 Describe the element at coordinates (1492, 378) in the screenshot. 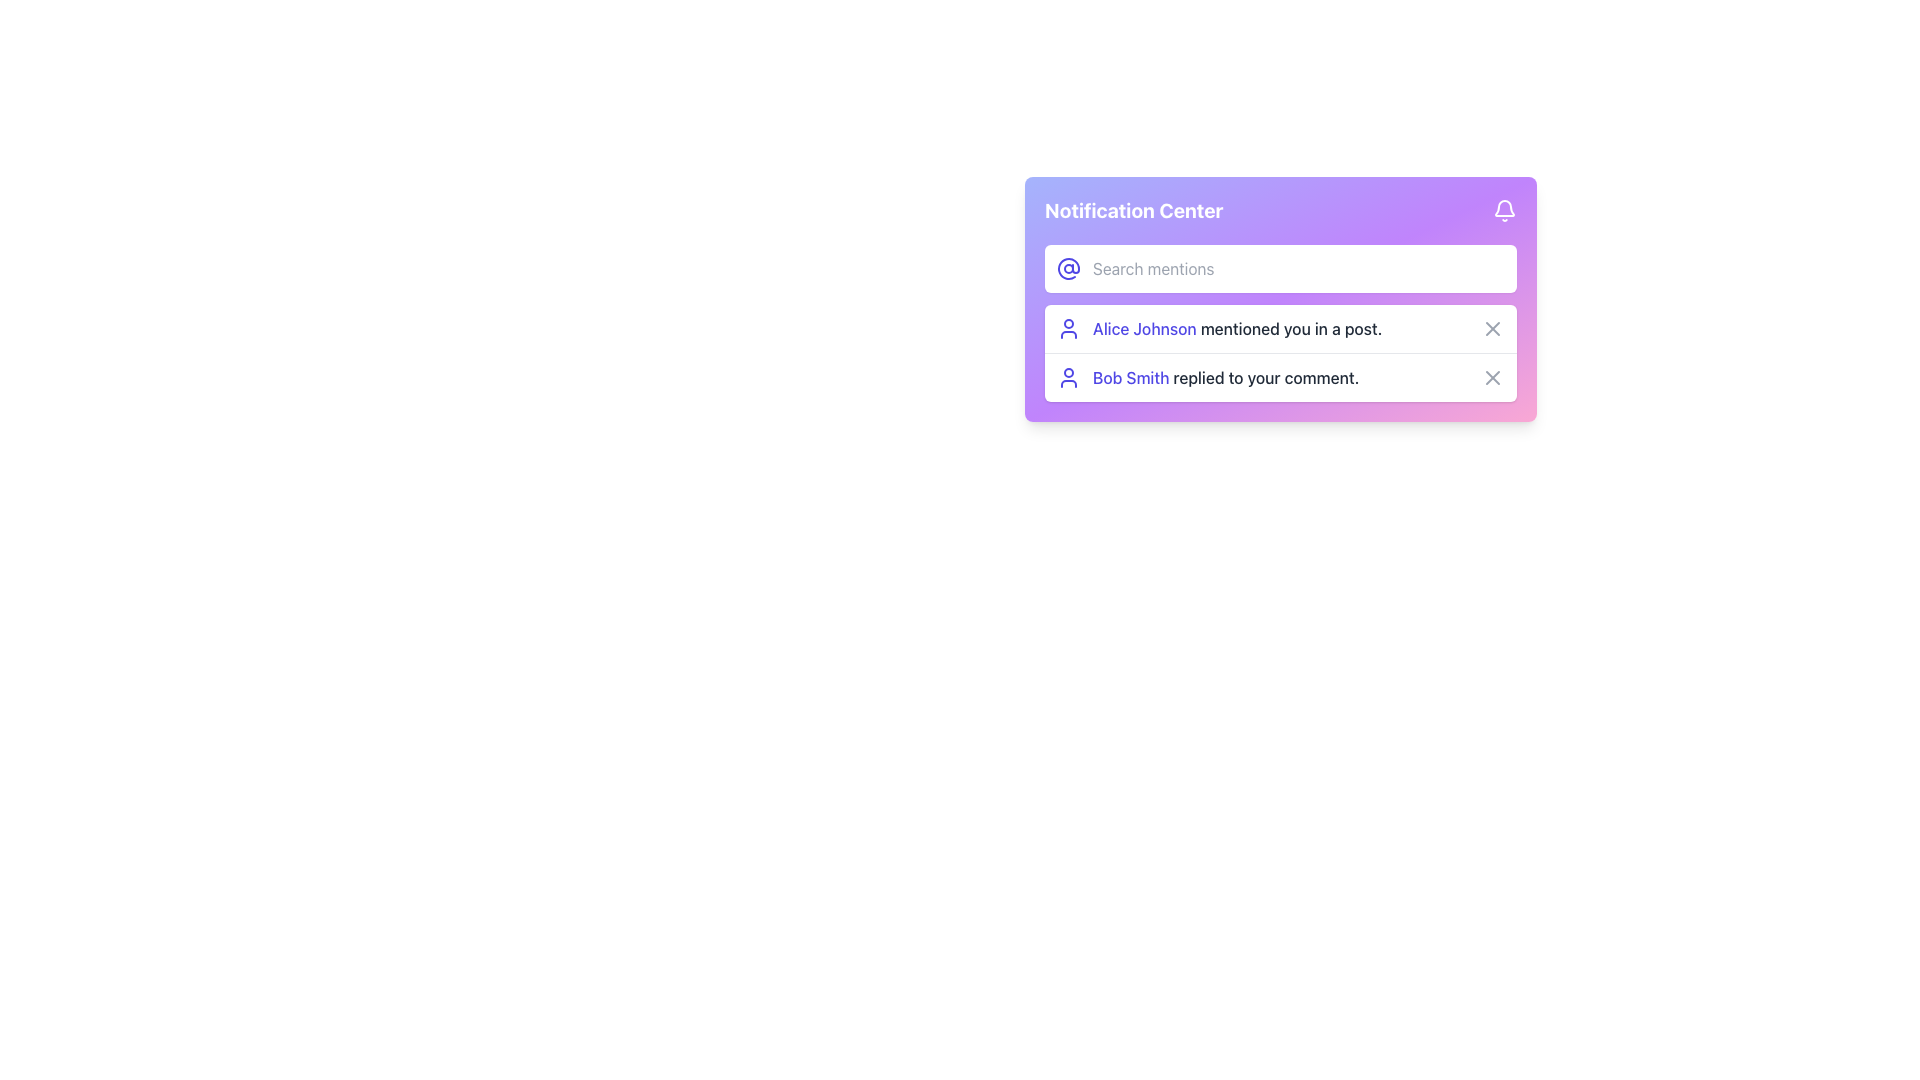

I see `the Close (X) Icon located at the far right of the second notification item in the Notification Center` at that location.